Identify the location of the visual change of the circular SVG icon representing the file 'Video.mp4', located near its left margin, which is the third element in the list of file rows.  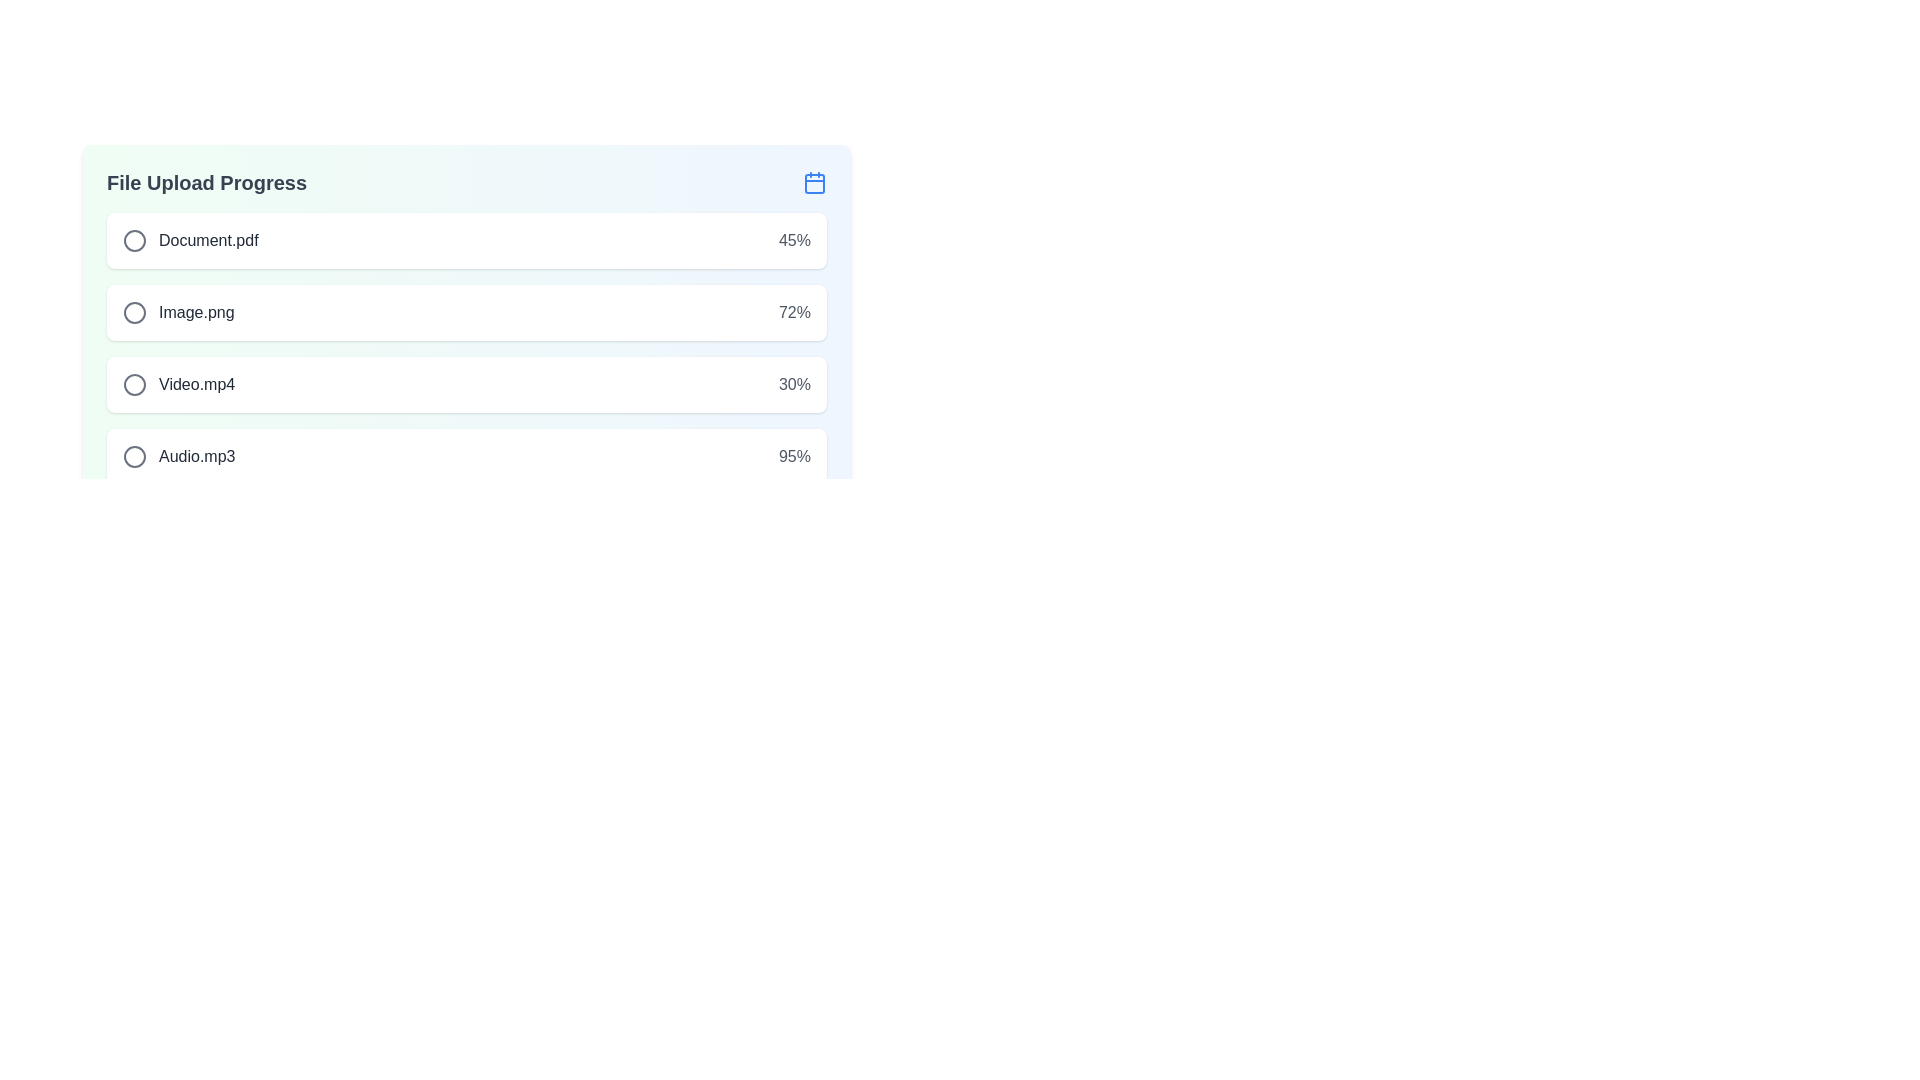
(133, 385).